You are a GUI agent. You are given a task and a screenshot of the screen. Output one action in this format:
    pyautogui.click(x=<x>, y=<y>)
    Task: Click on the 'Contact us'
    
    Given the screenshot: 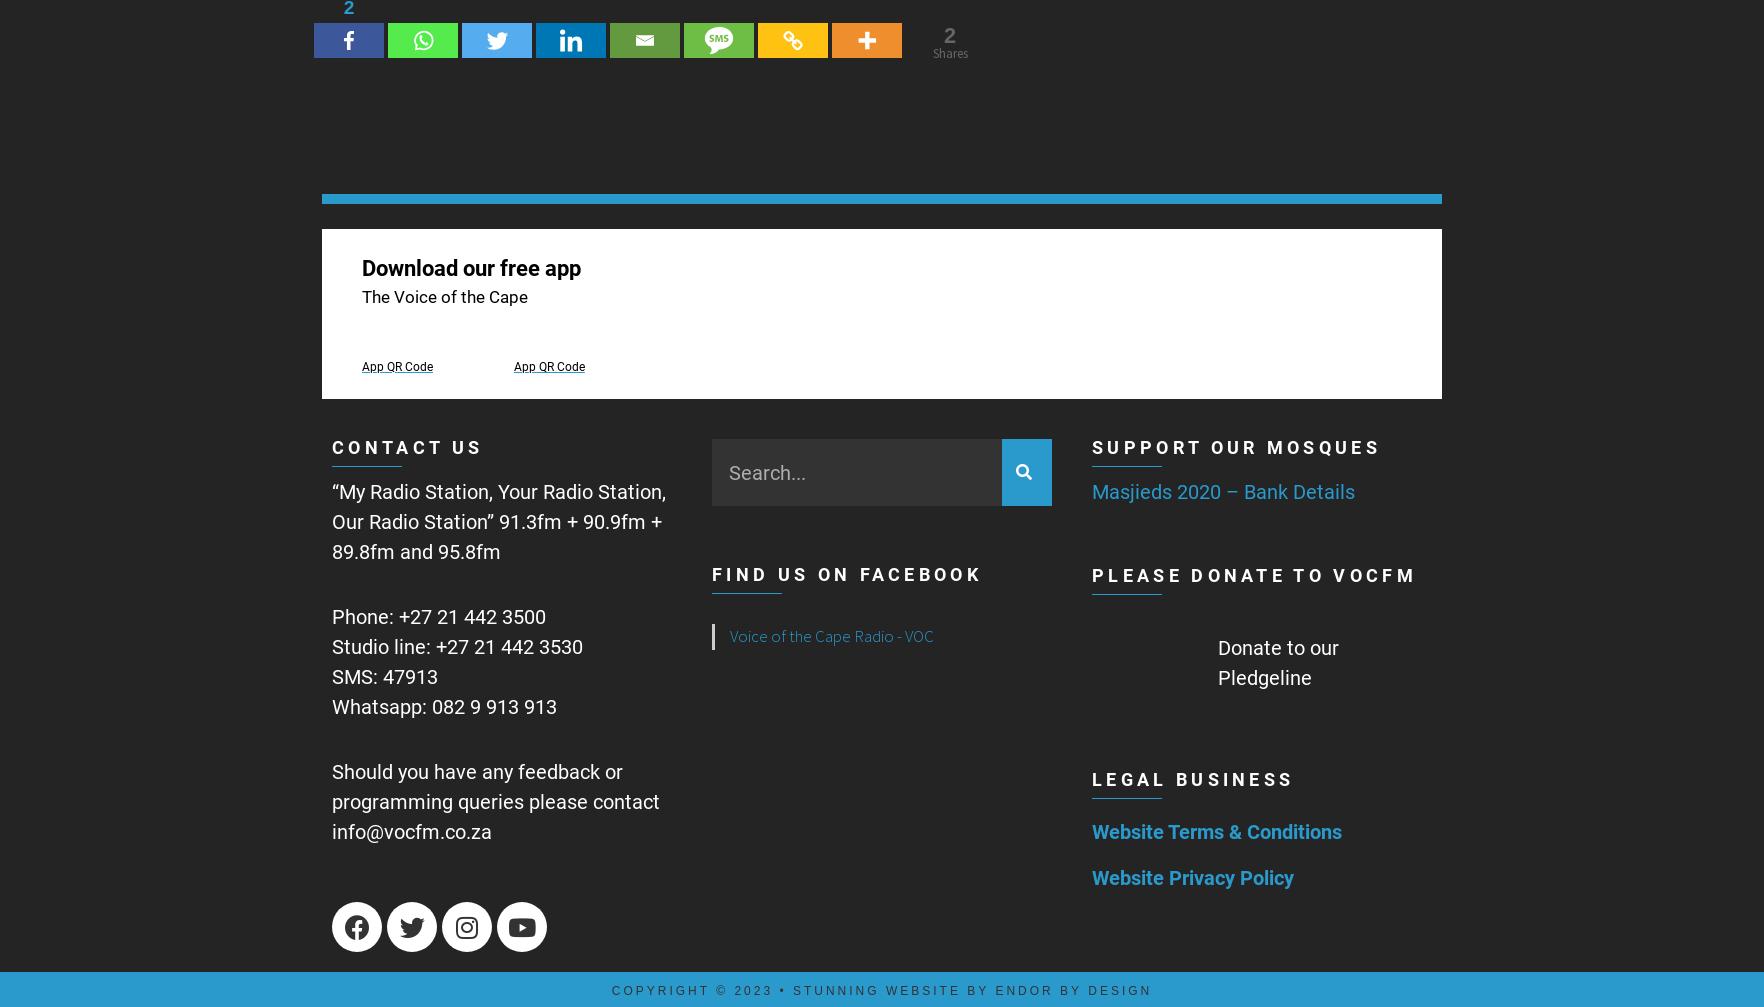 What is the action you would take?
    pyautogui.click(x=407, y=447)
    